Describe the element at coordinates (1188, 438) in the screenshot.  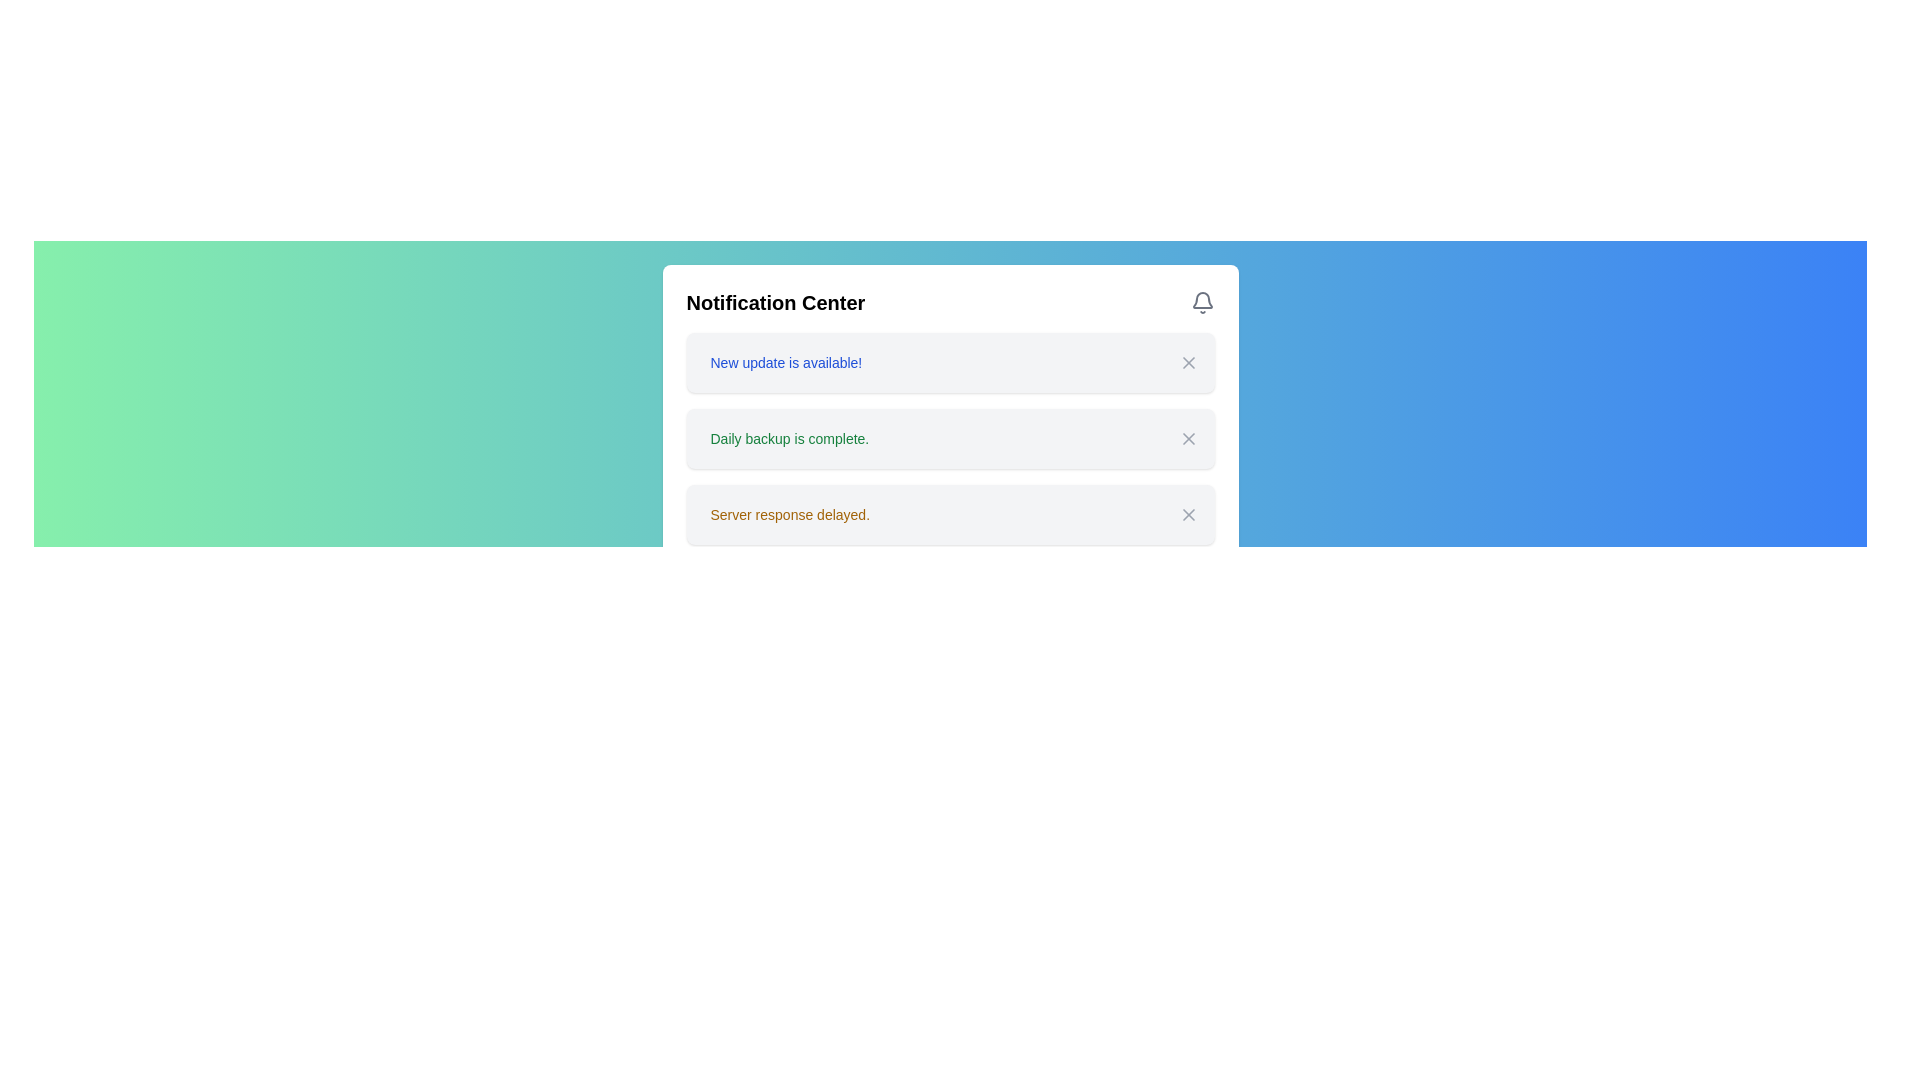
I see `the small square-shaped close button with an 'X' symbol` at that location.